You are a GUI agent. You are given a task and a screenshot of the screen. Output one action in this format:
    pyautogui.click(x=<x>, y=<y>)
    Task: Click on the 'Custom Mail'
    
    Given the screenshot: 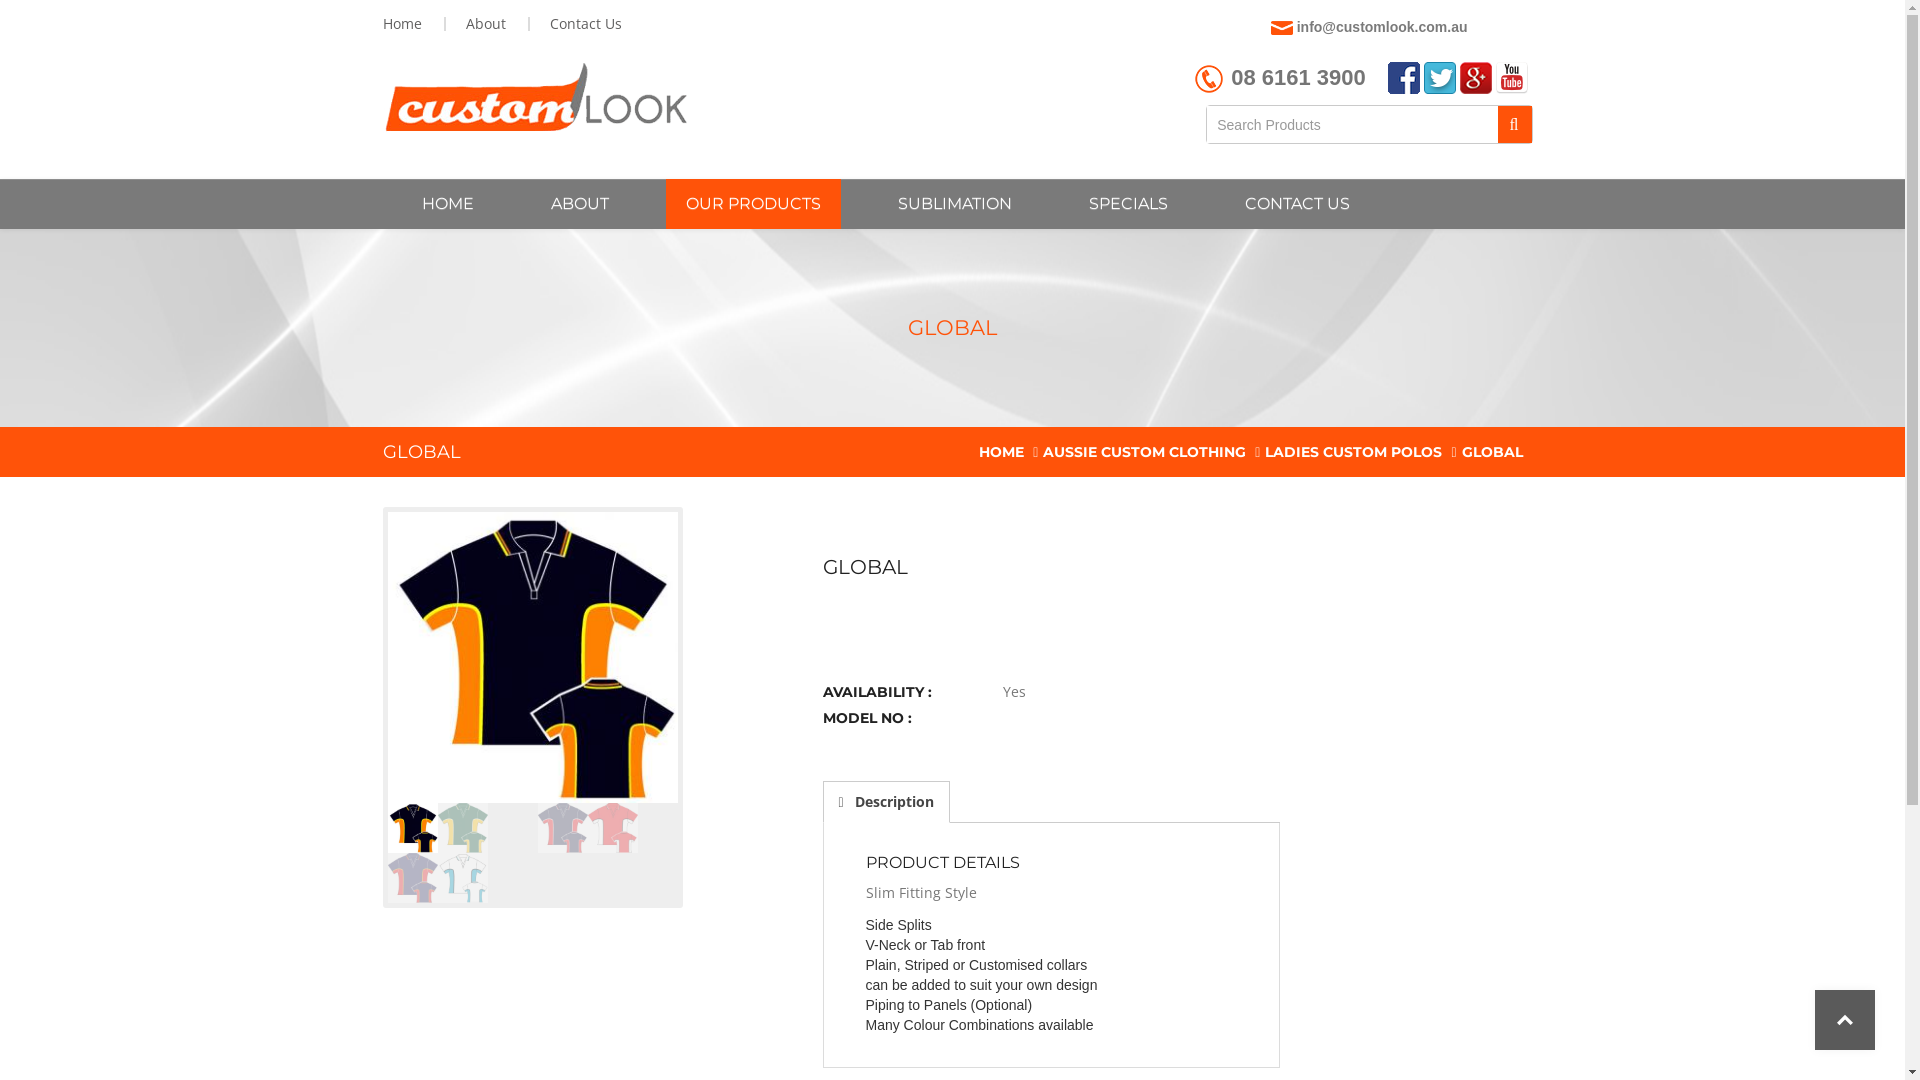 What is the action you would take?
    pyautogui.click(x=1281, y=27)
    